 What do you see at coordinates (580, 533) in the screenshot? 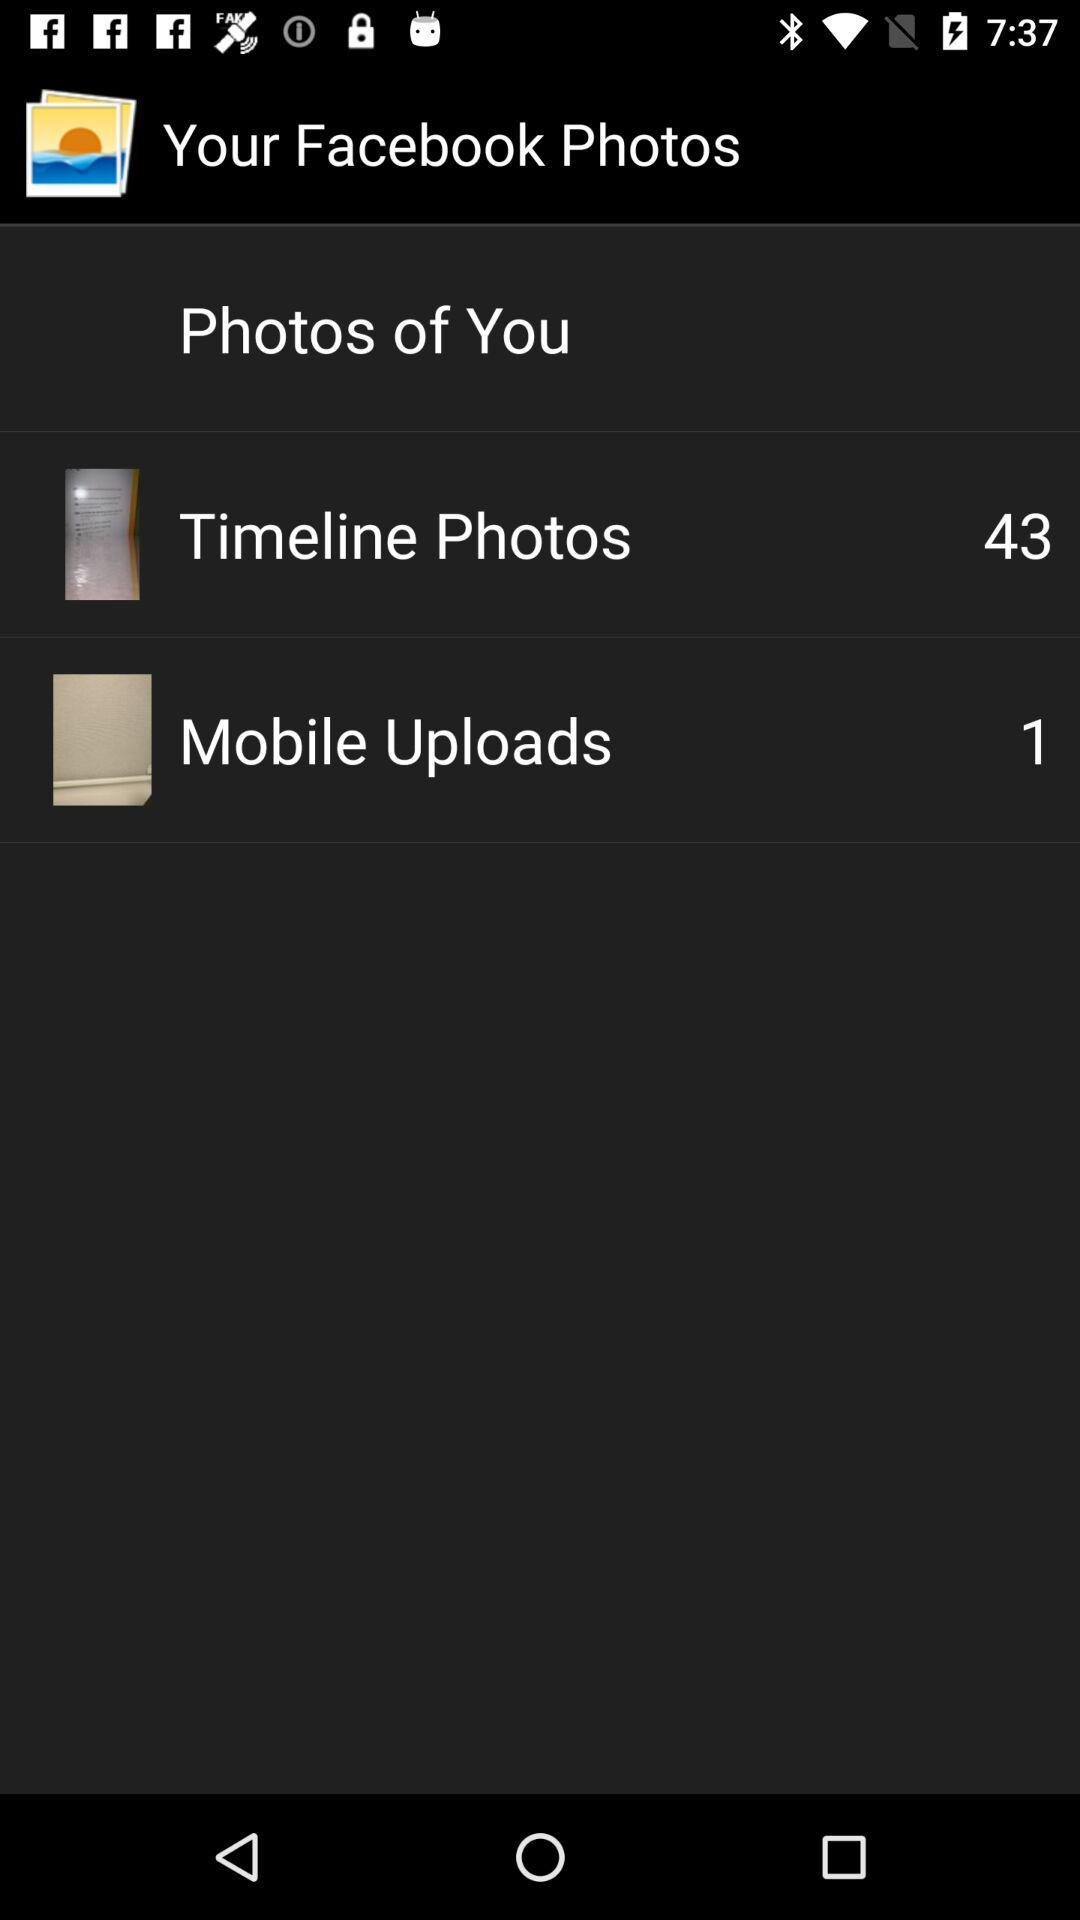
I see `the item to the left of 43` at bounding box center [580, 533].